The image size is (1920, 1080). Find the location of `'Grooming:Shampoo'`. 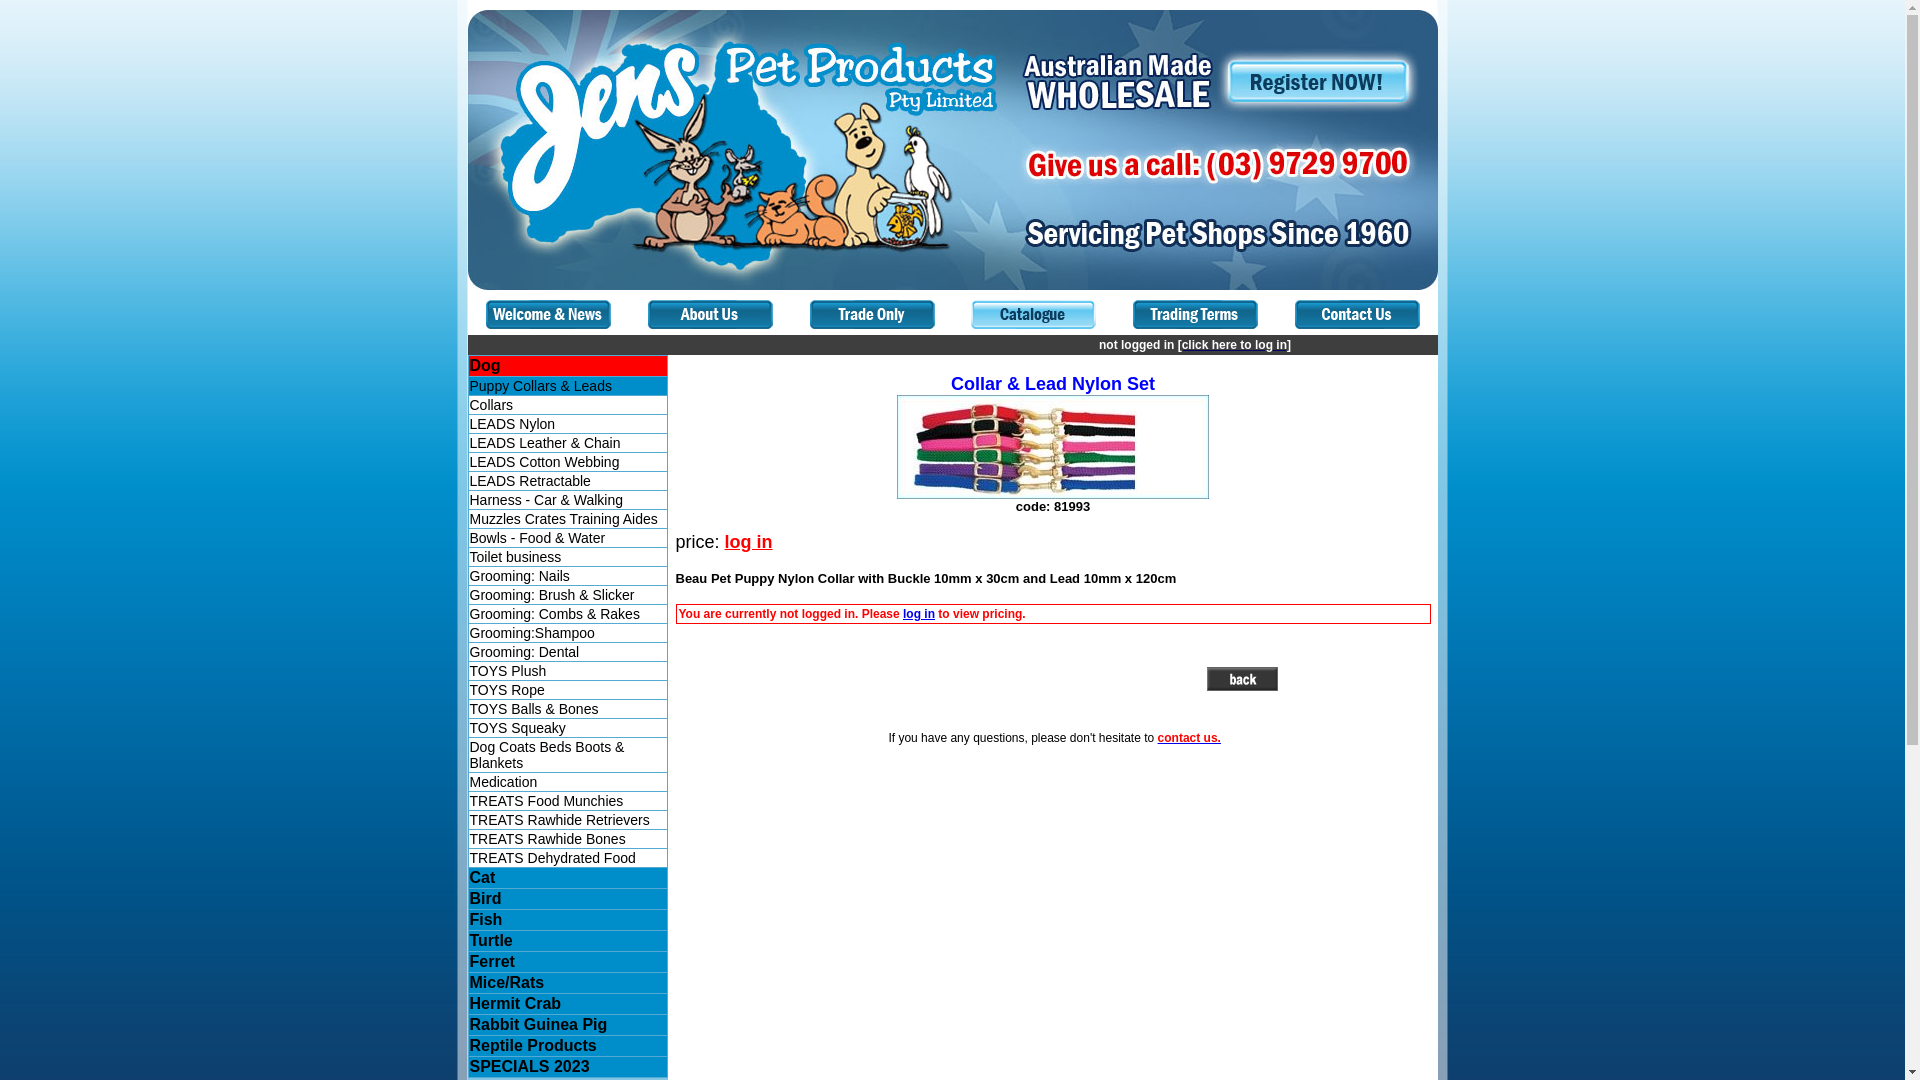

'Grooming:Shampoo' is located at coordinates (532, 632).